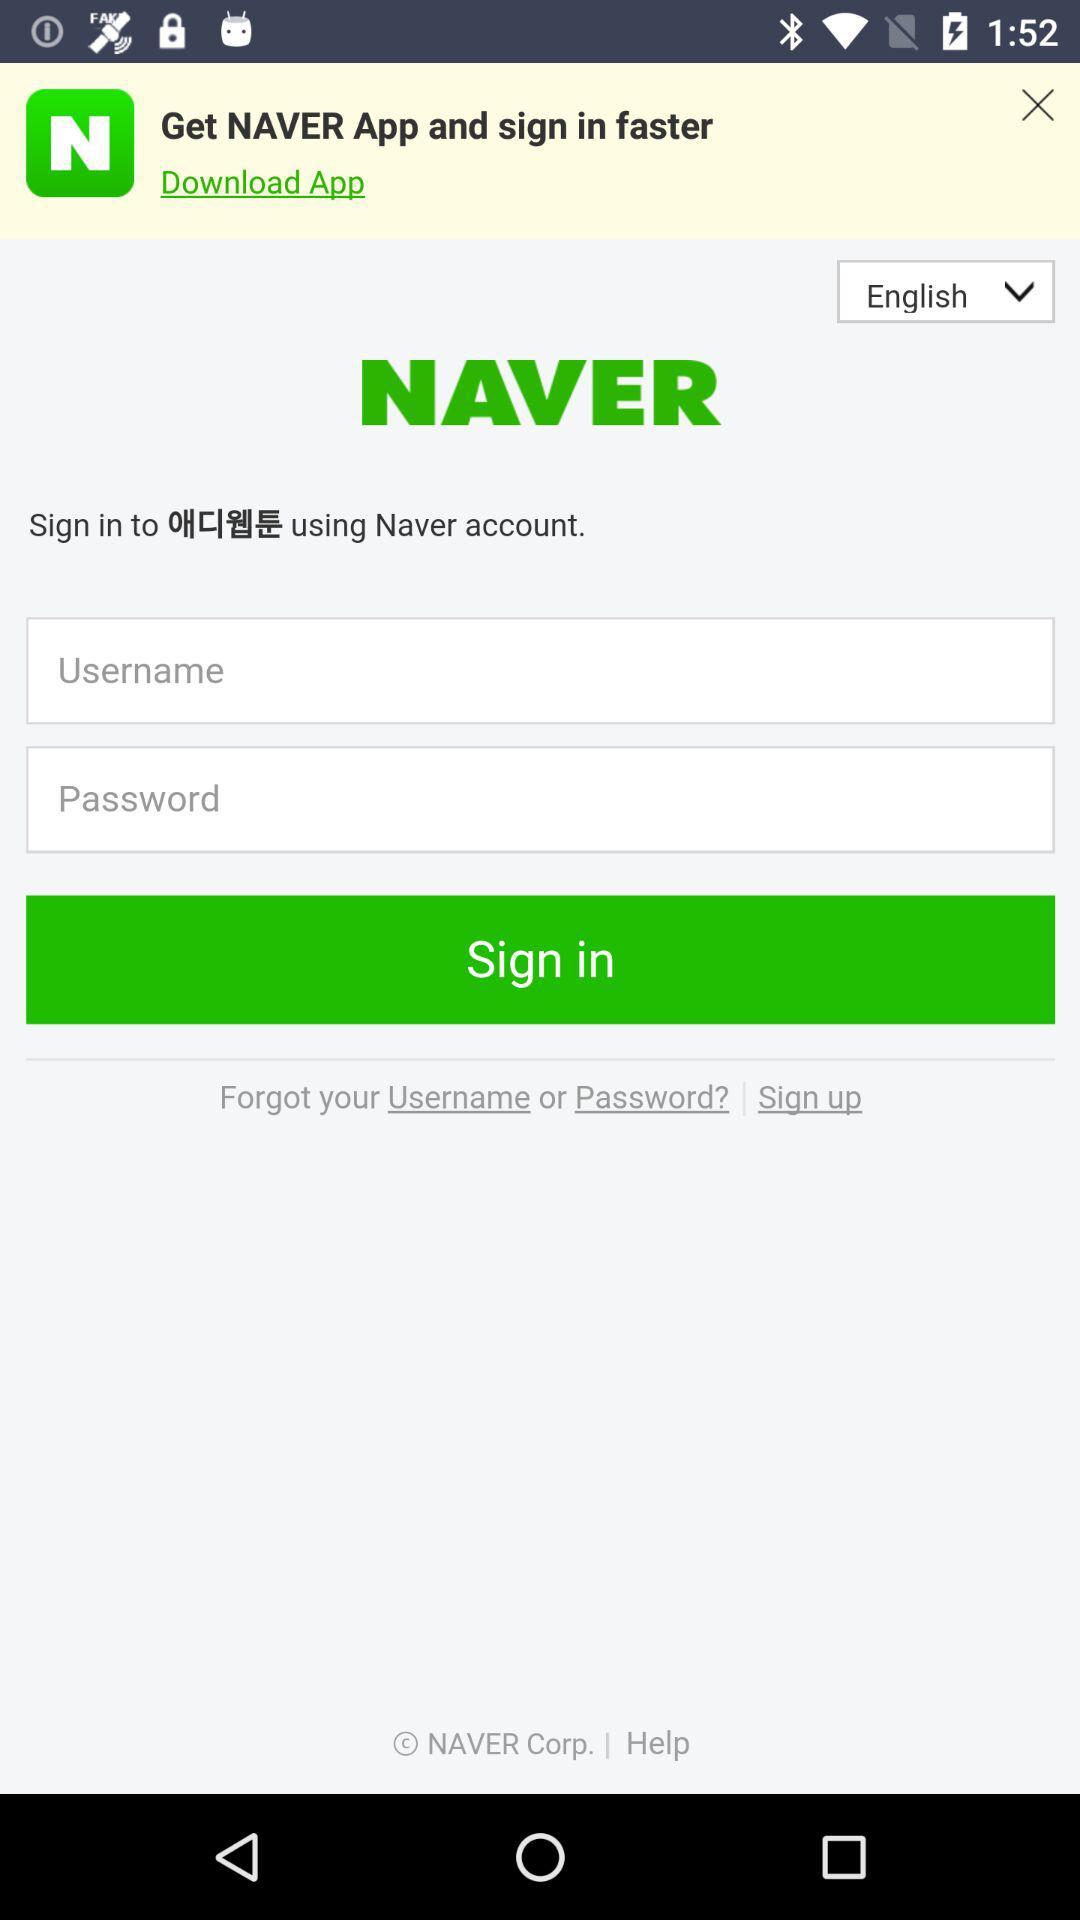 This screenshot has width=1080, height=1920. Describe the element at coordinates (540, 1016) in the screenshot. I see `language in option` at that location.